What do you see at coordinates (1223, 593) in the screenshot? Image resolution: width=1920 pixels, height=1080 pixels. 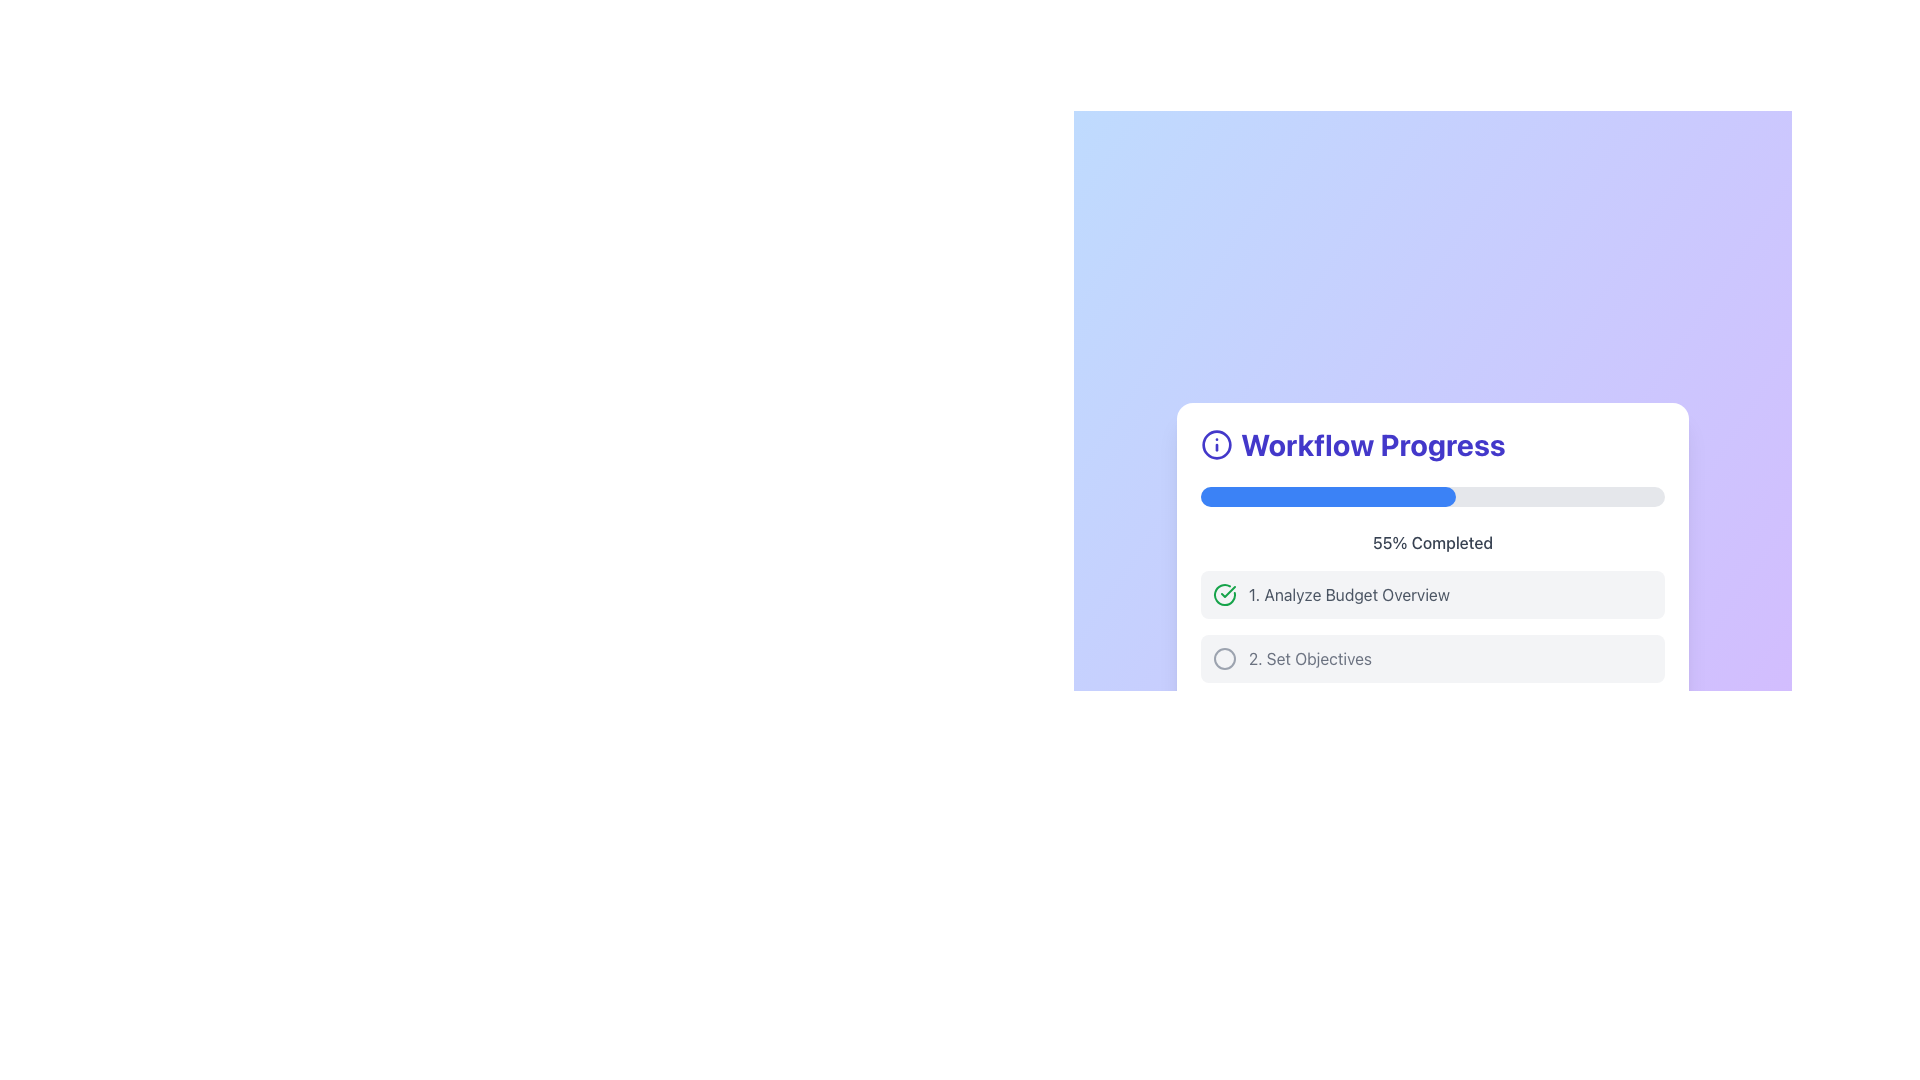 I see `the Checkmark icon` at bounding box center [1223, 593].